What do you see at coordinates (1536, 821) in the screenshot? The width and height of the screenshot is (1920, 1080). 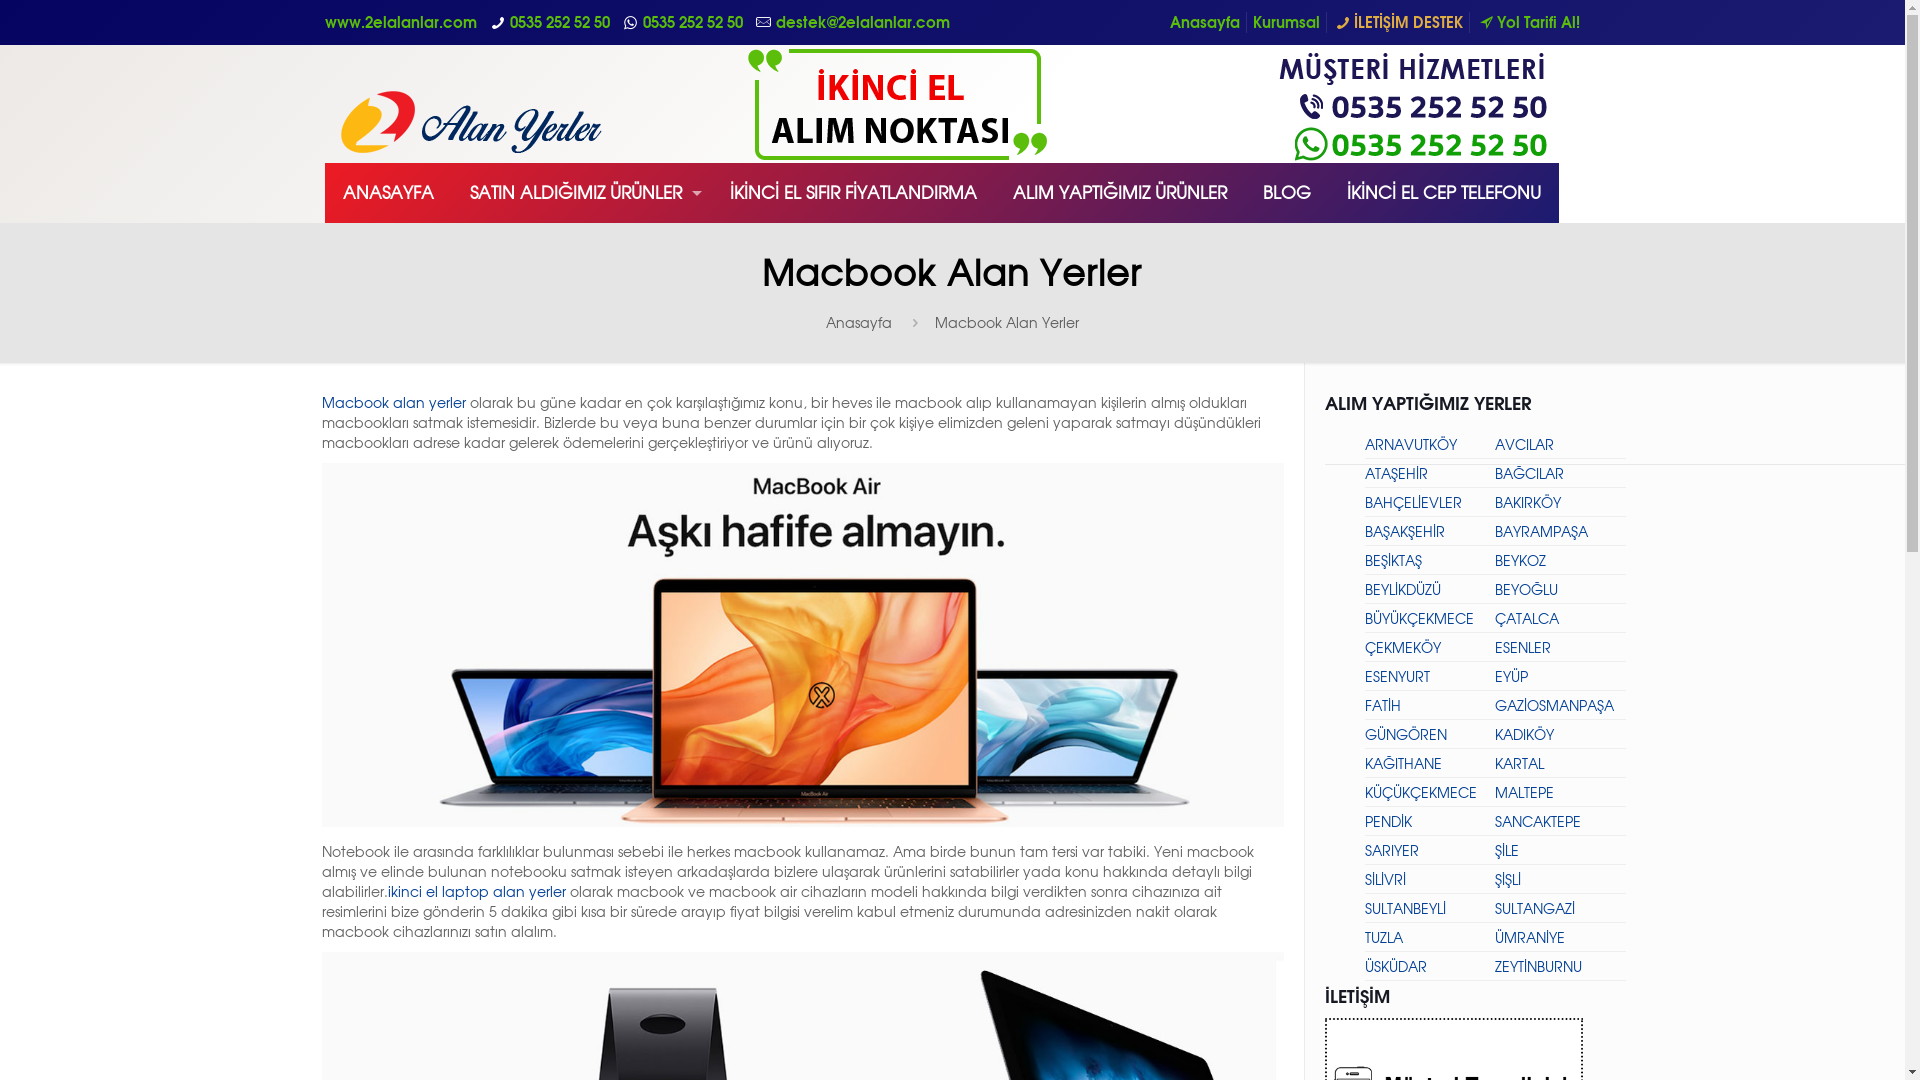 I see `'SANCAKTEPE'` at bounding box center [1536, 821].